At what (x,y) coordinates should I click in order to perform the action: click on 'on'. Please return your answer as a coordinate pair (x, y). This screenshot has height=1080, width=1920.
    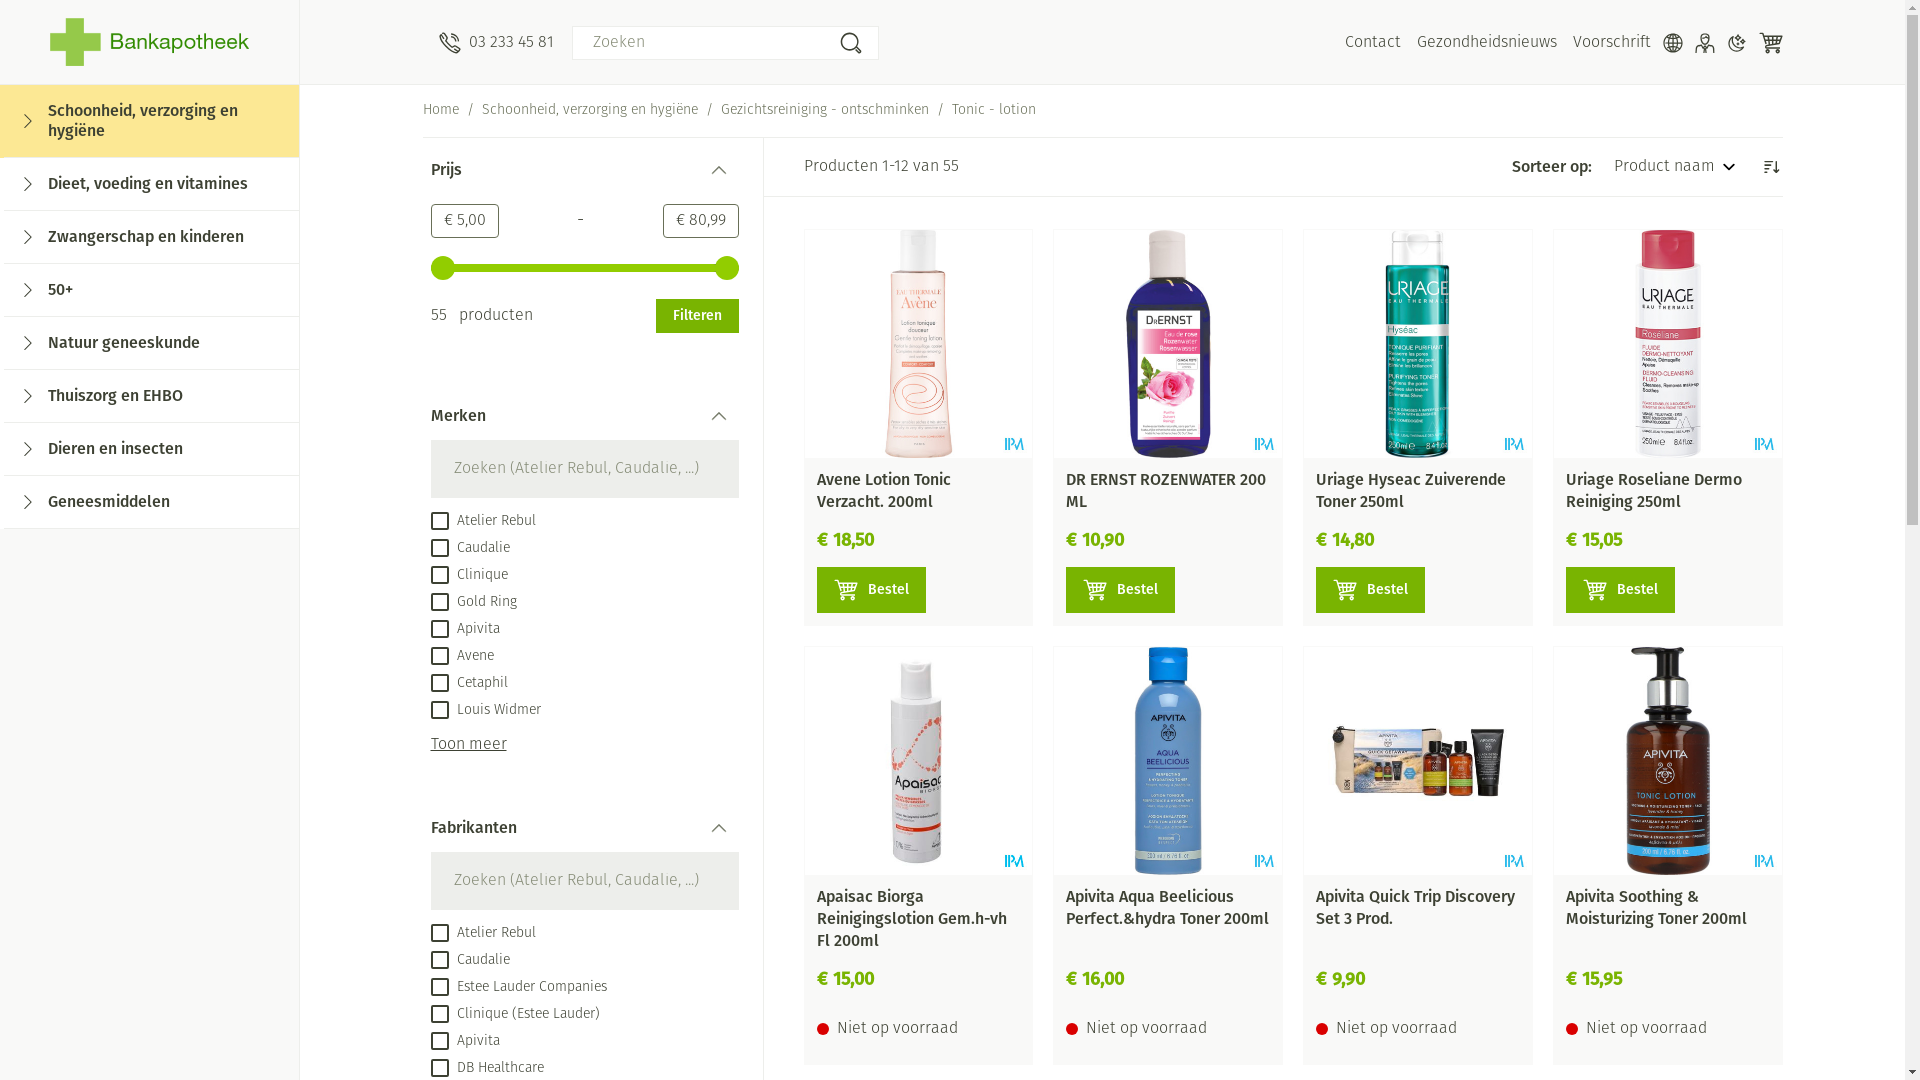
    Looking at the image, I should click on (429, 1014).